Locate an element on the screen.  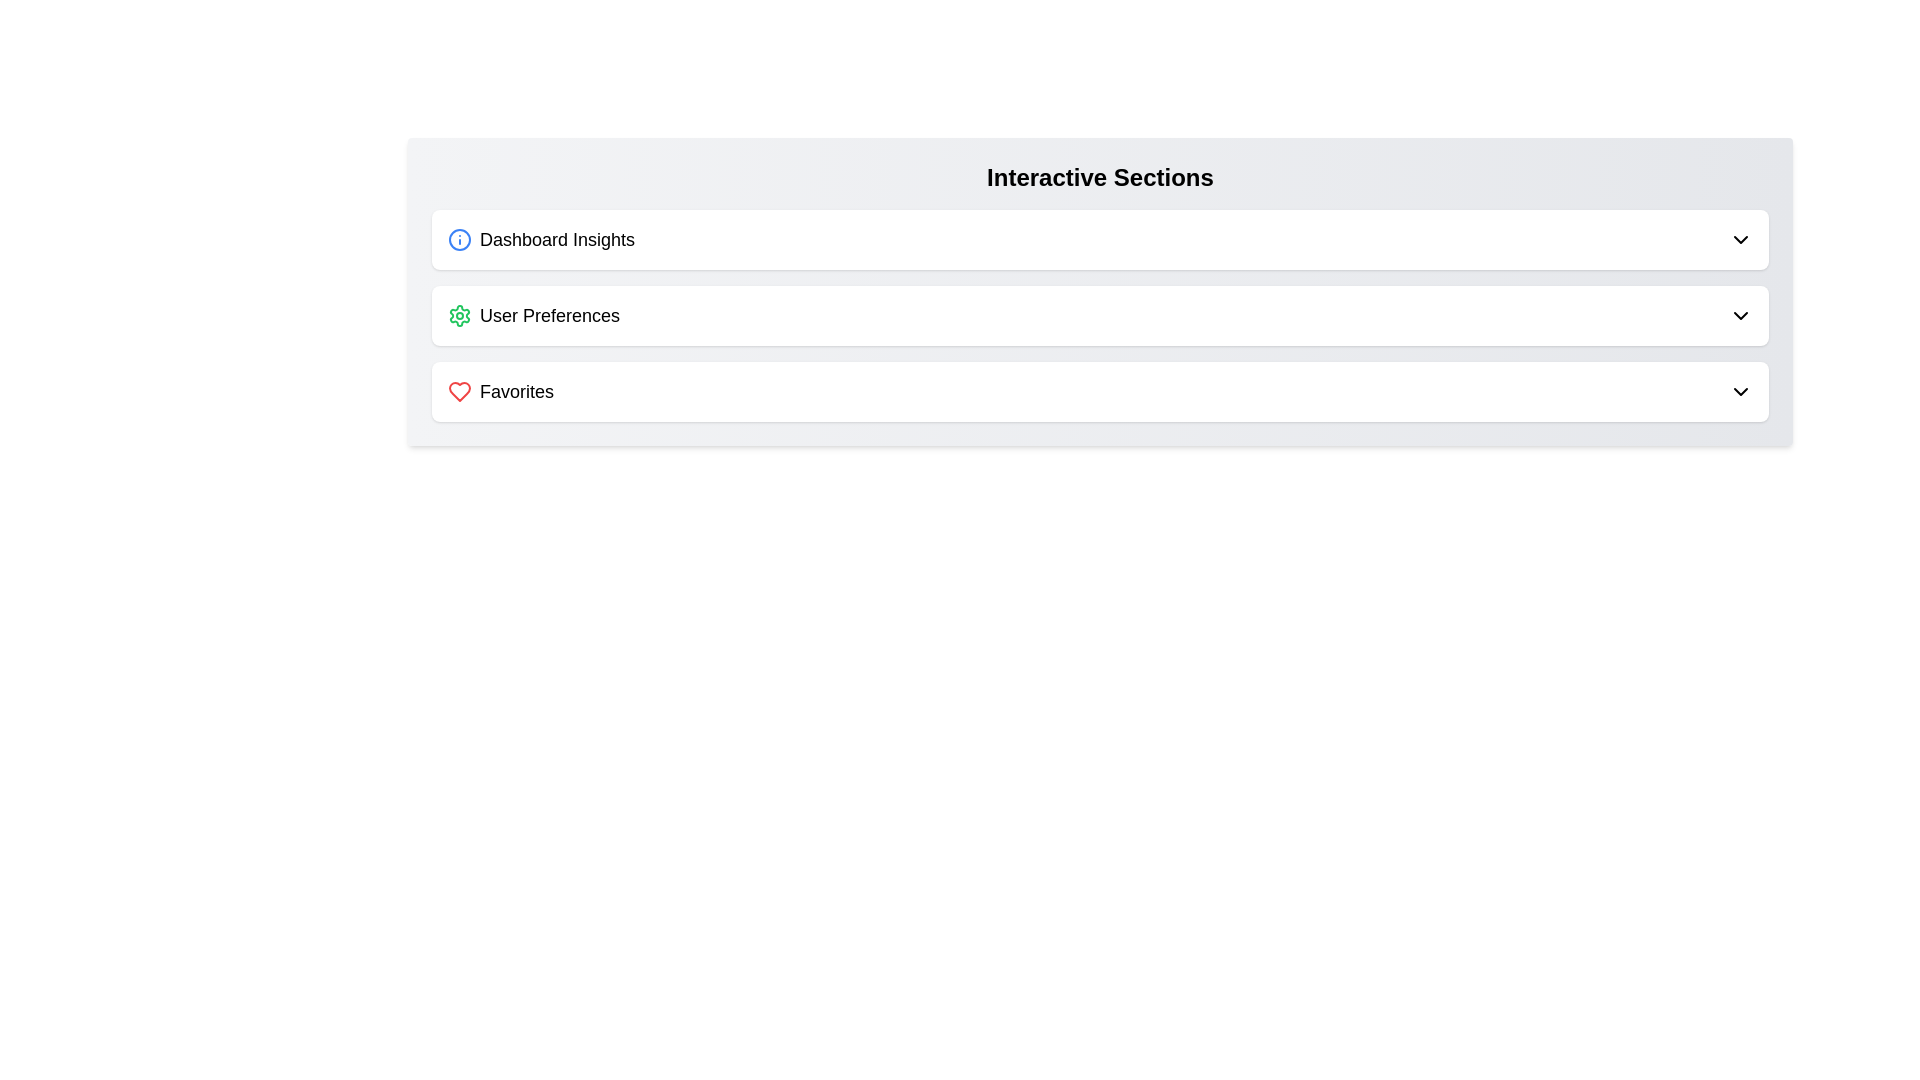
the Chevron Dropdown Icon located on the far-right side within the 'Favorites' section is located at coordinates (1740, 392).